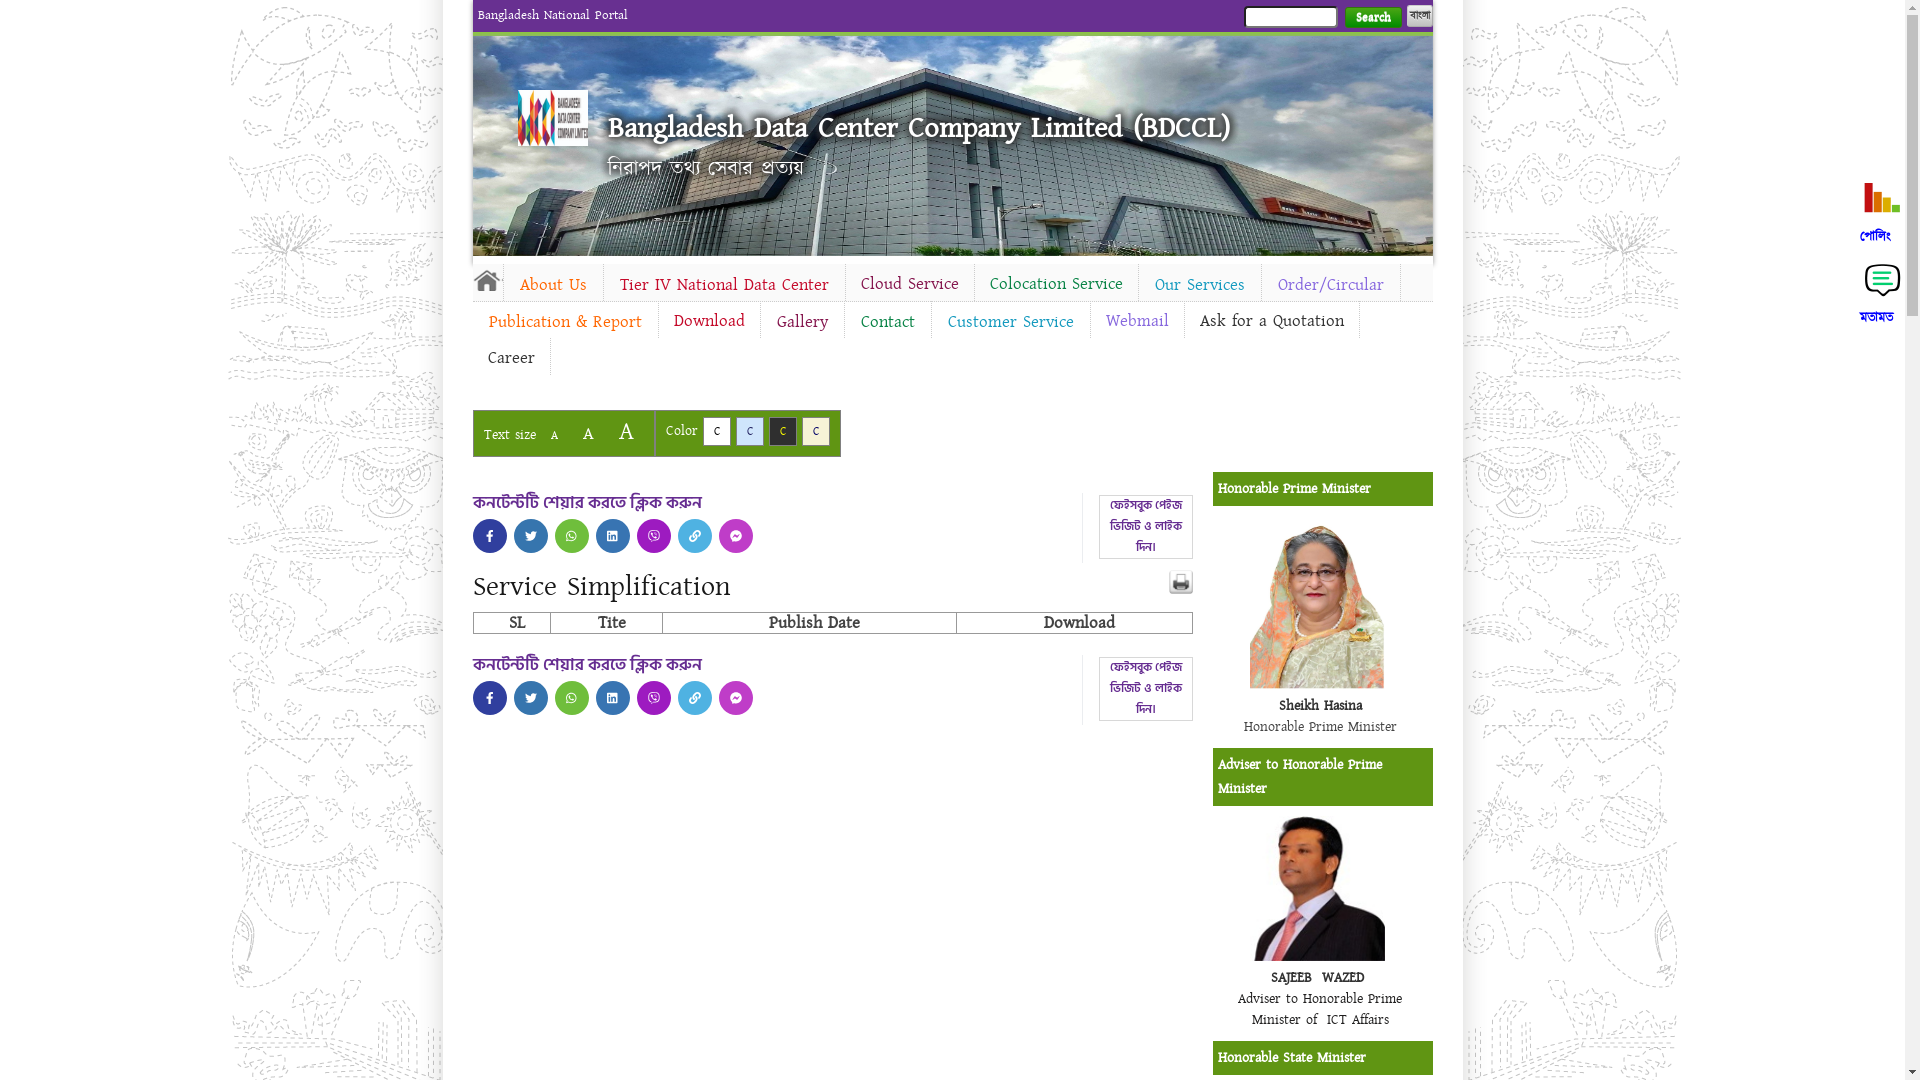 The width and height of the screenshot is (1920, 1080). I want to click on 'Ask for a Quotation', so click(1270, 319).